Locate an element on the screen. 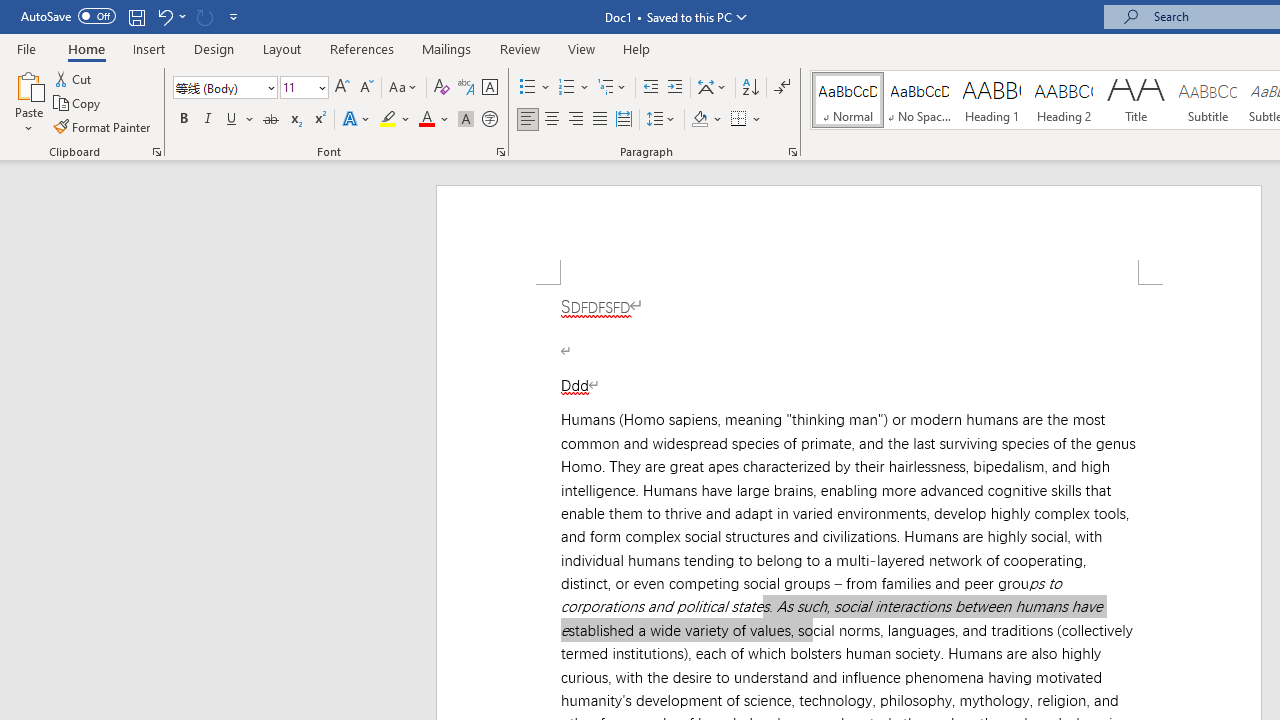  'Line and Paragraph Spacing' is located at coordinates (661, 119).